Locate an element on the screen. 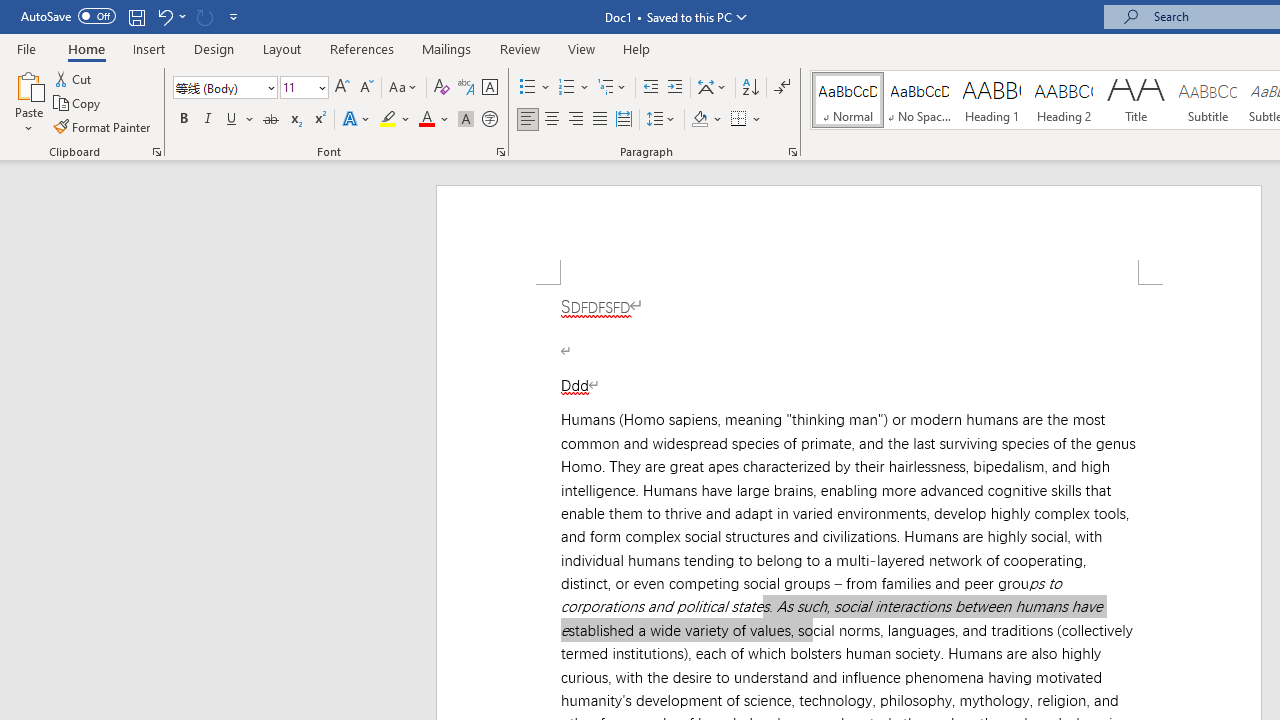  'Line and Paragraph Spacing' is located at coordinates (661, 119).